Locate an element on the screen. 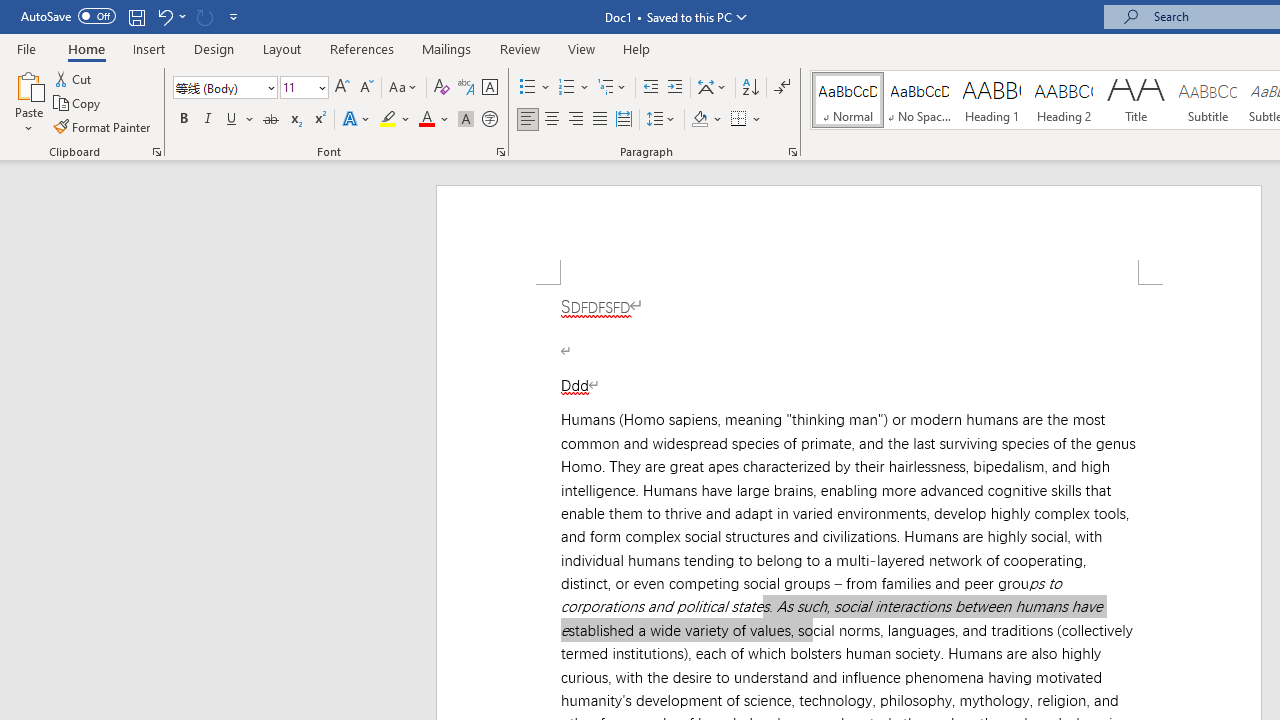  'Line and Paragraph Spacing' is located at coordinates (661, 119).